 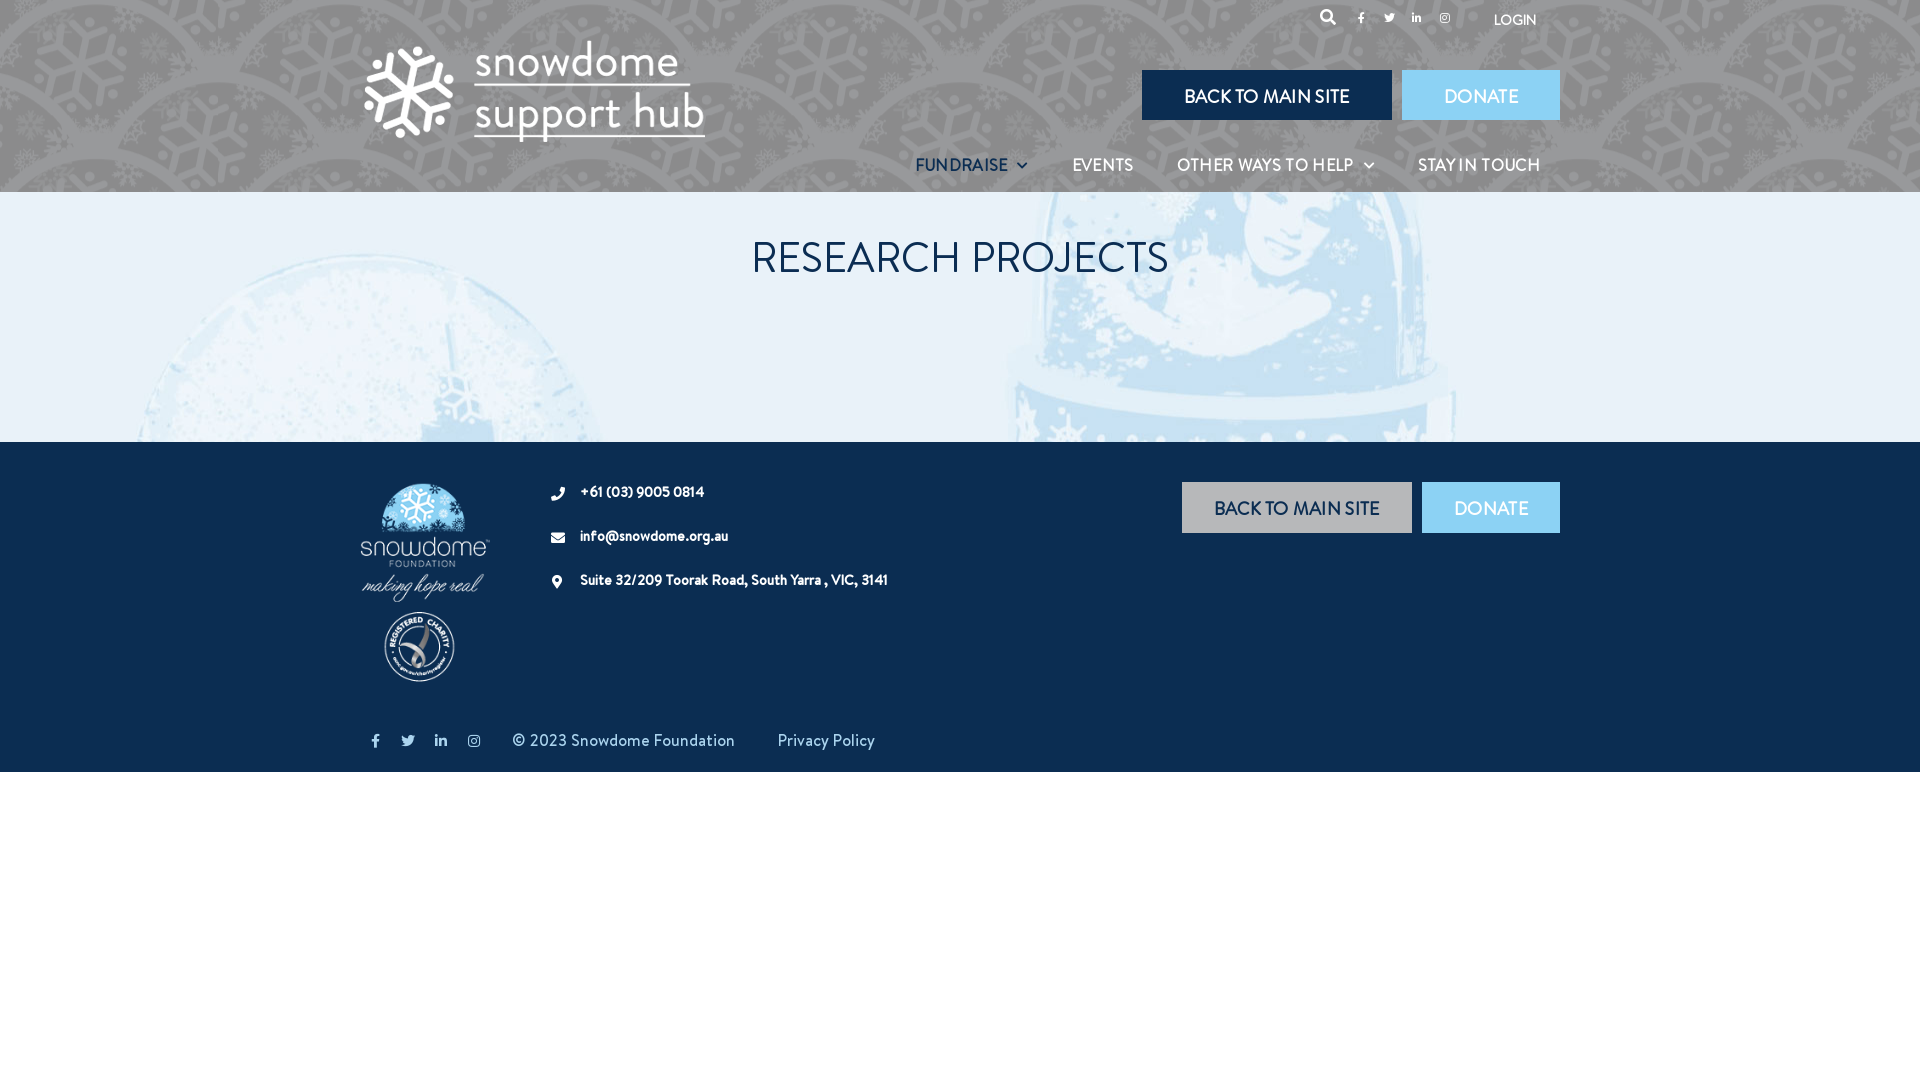 What do you see at coordinates (653, 535) in the screenshot?
I see `'info@snowdome.org.au'` at bounding box center [653, 535].